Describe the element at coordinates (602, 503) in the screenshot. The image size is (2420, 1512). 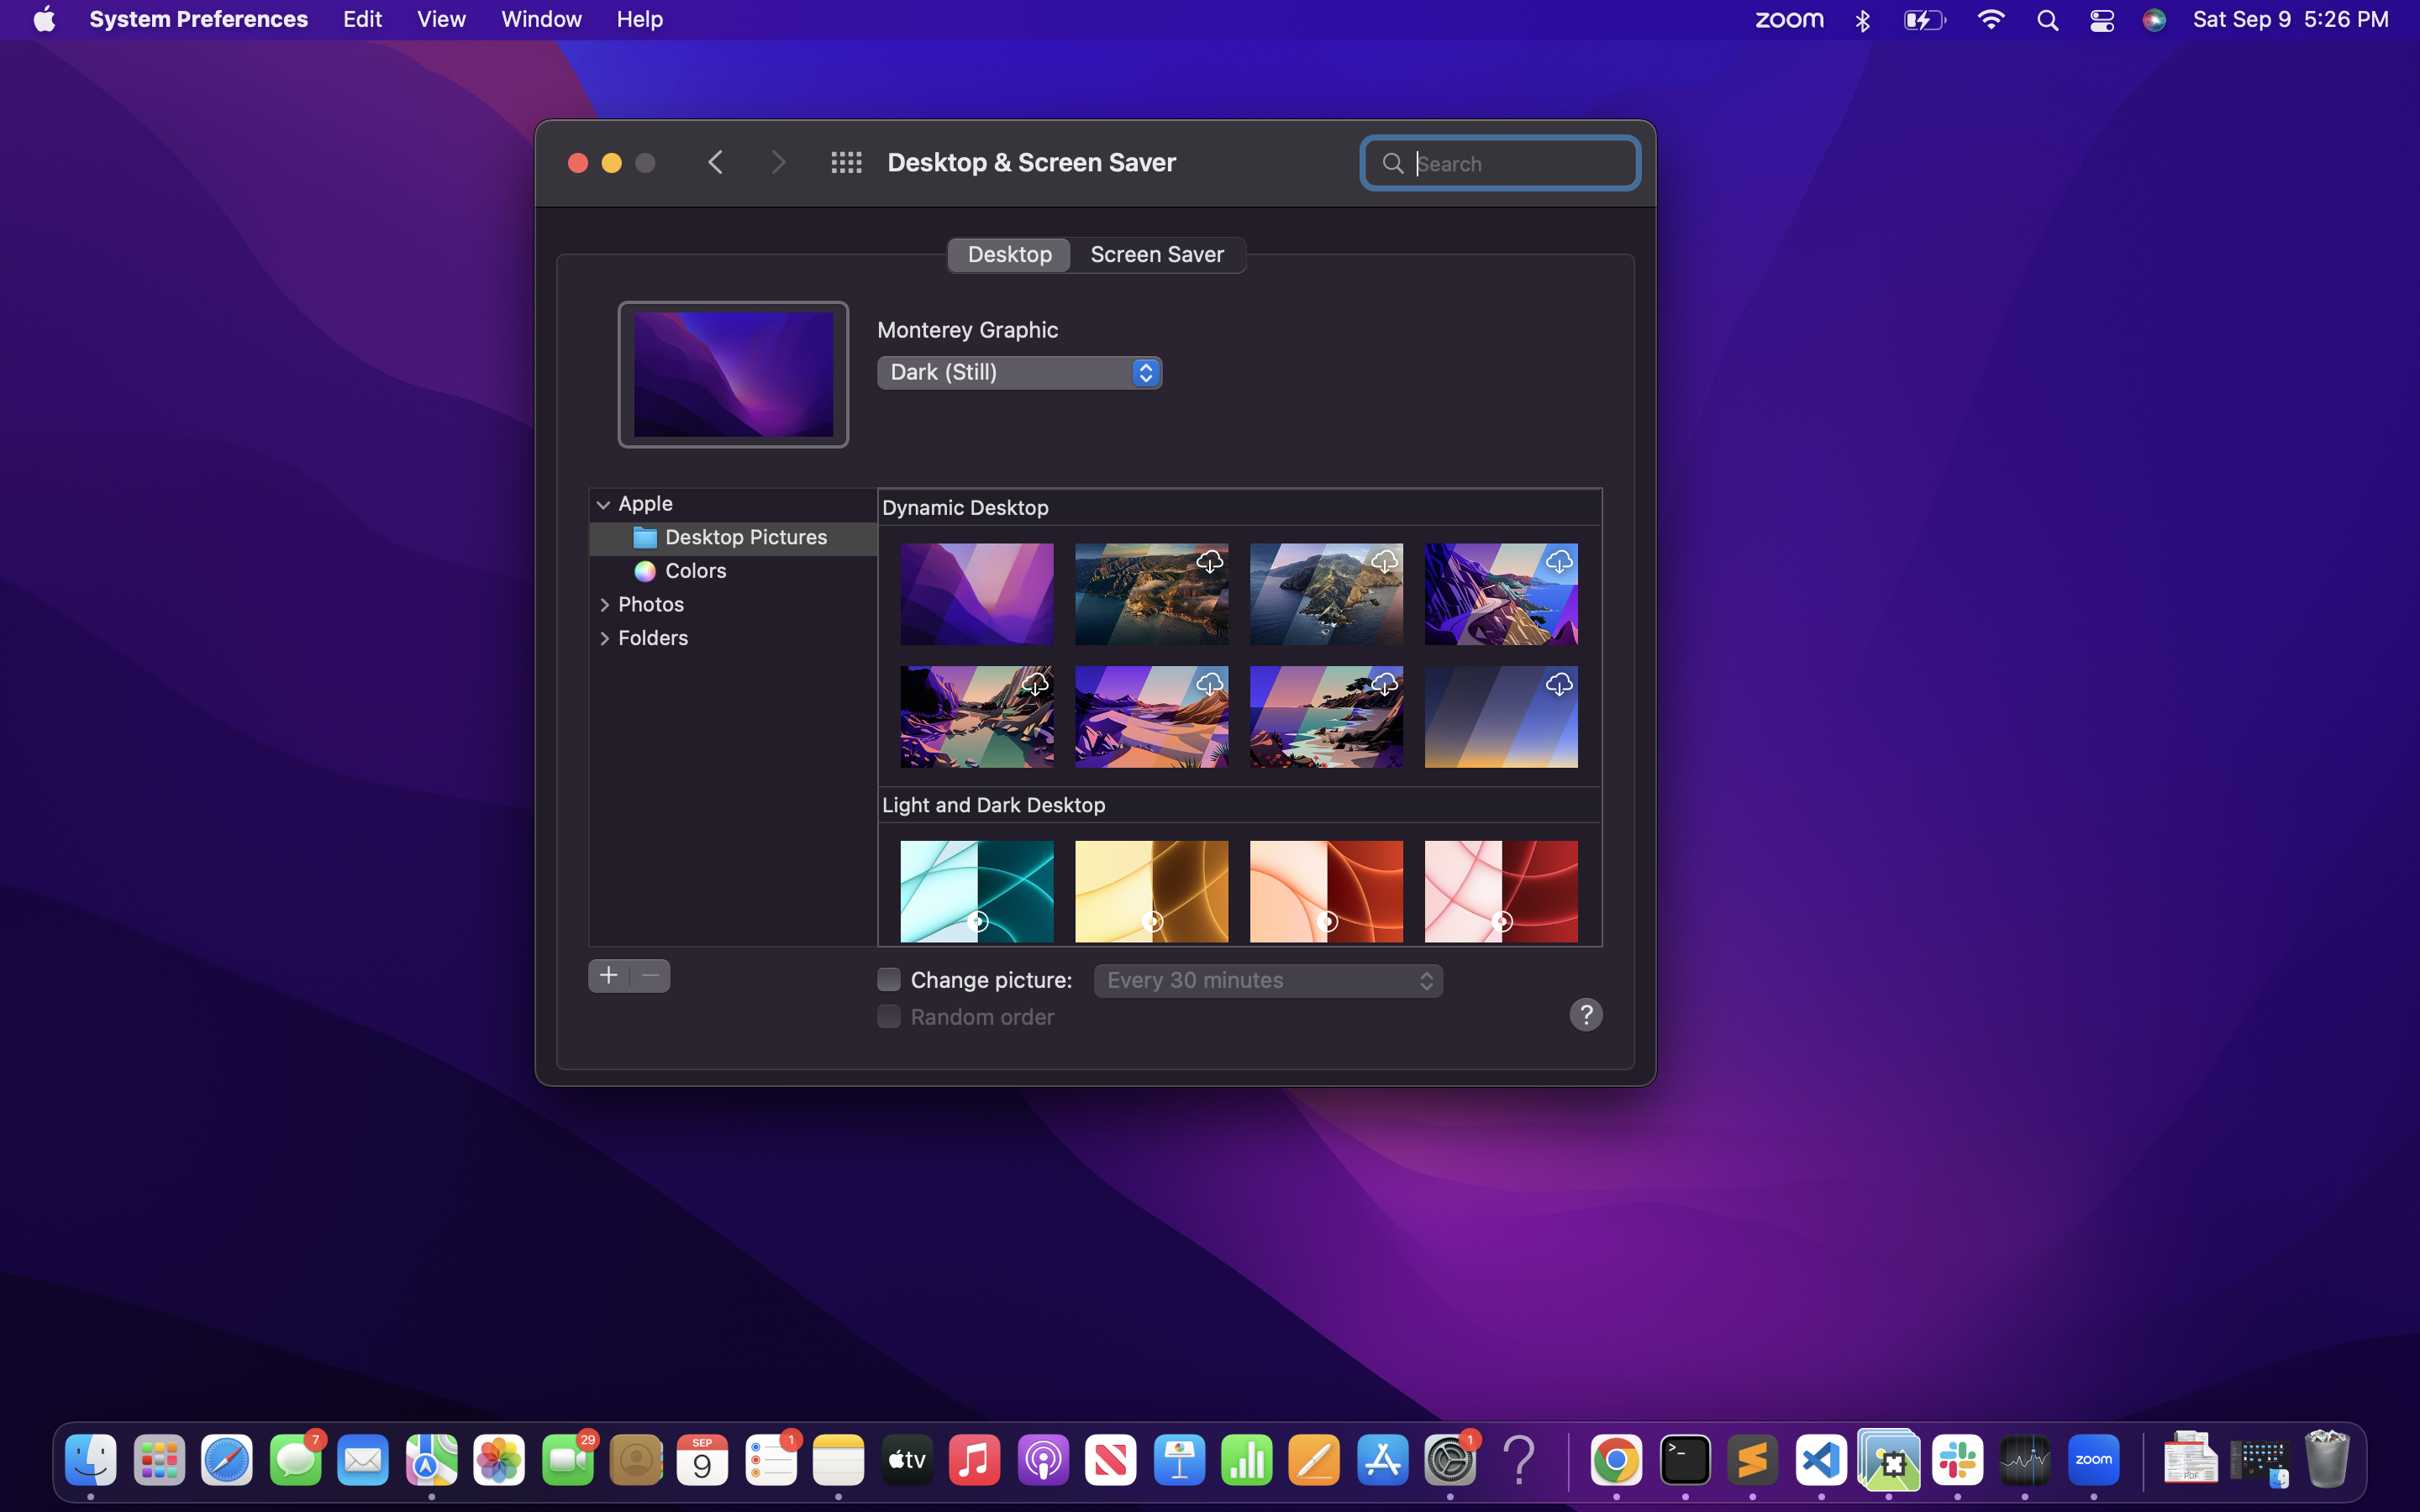
I see `the option panel` at that location.